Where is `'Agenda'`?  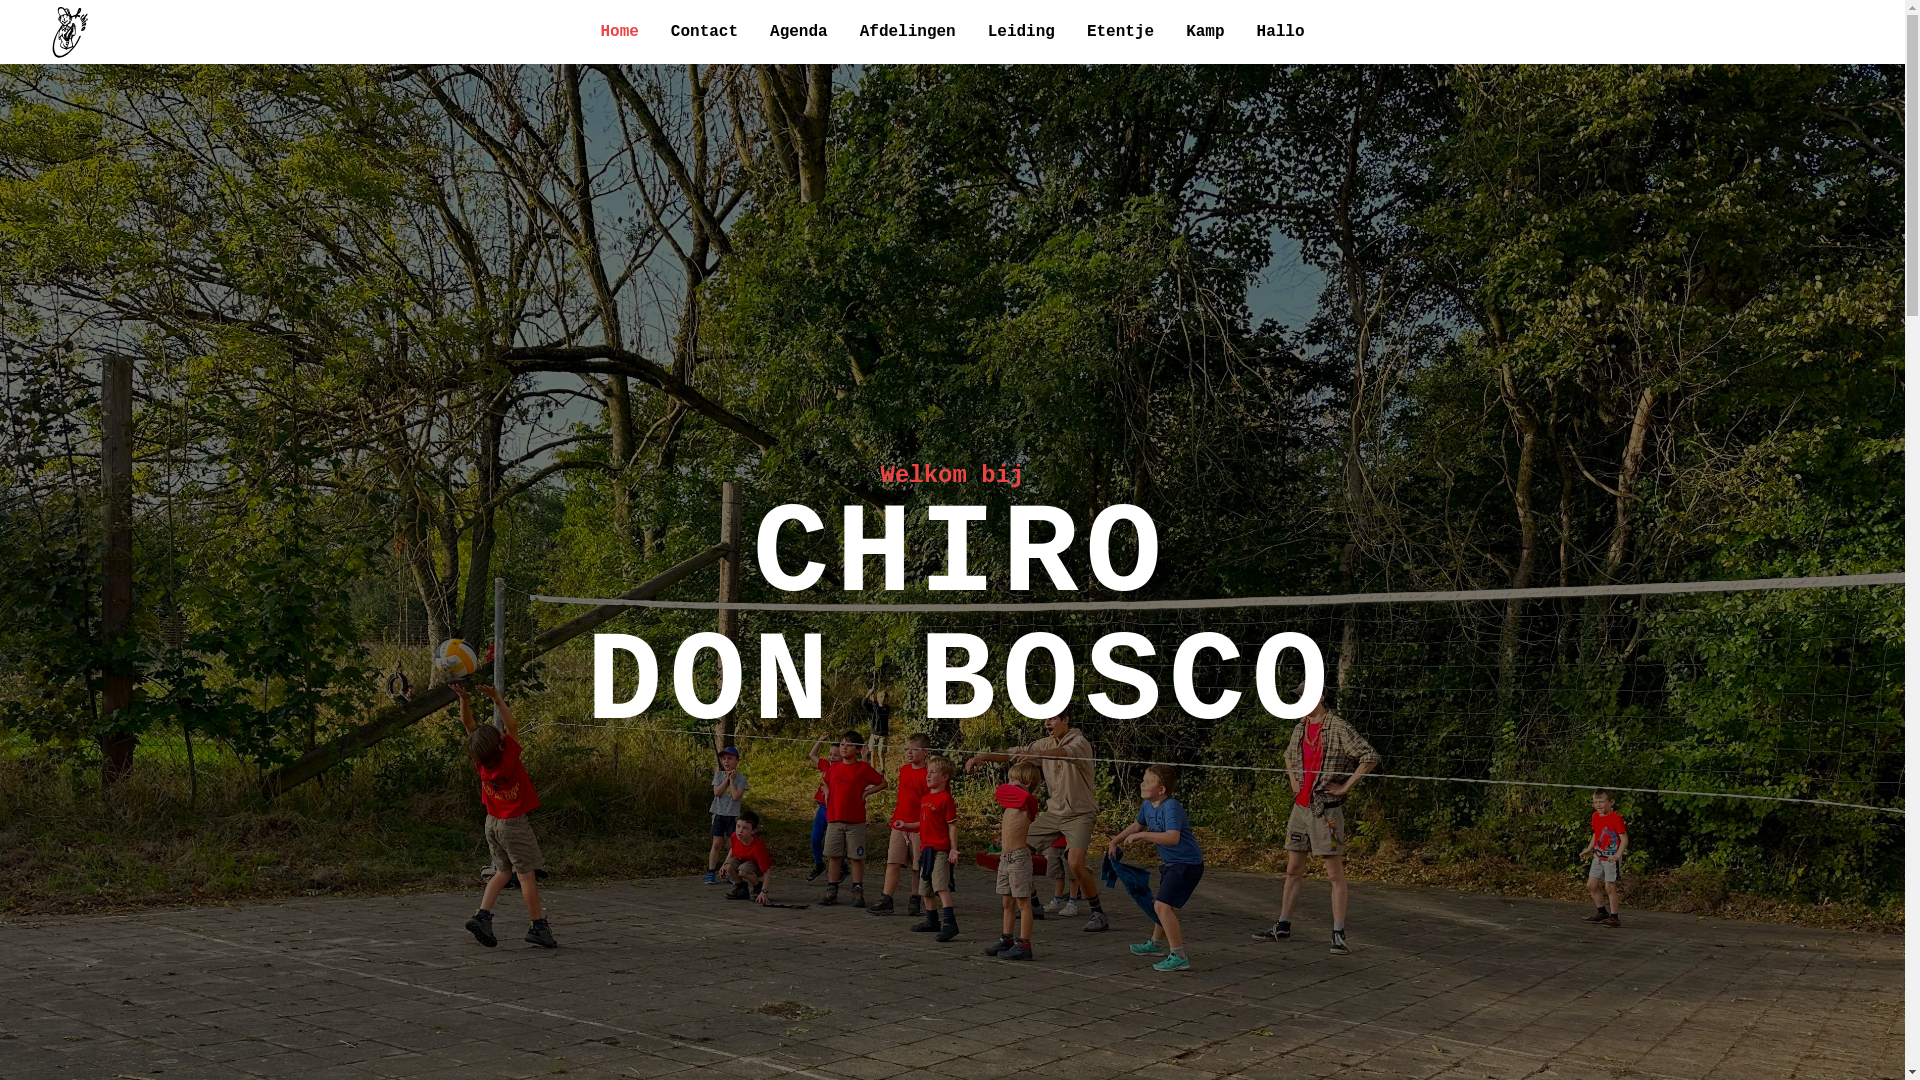
'Agenda' is located at coordinates (797, 31).